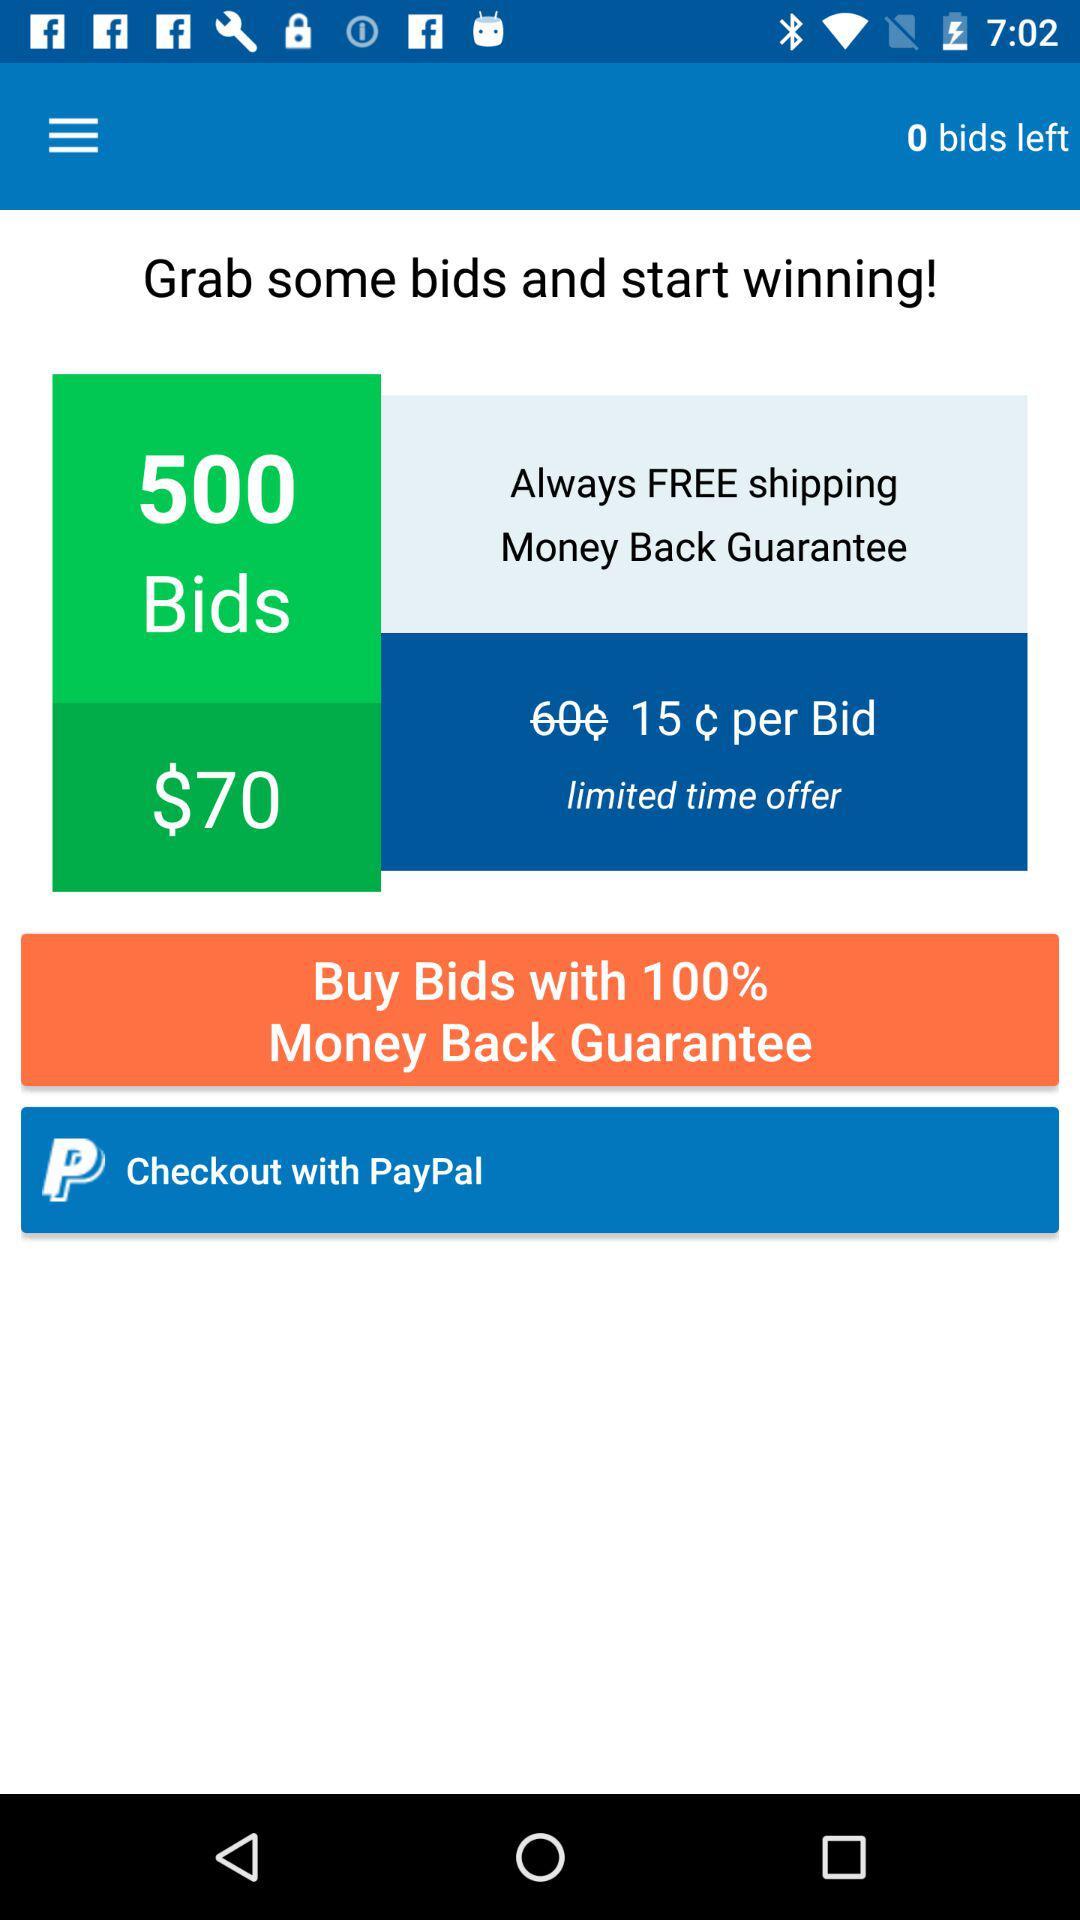 Image resolution: width=1080 pixels, height=1920 pixels. What do you see at coordinates (72, 135) in the screenshot?
I see `icon above grab some bids` at bounding box center [72, 135].